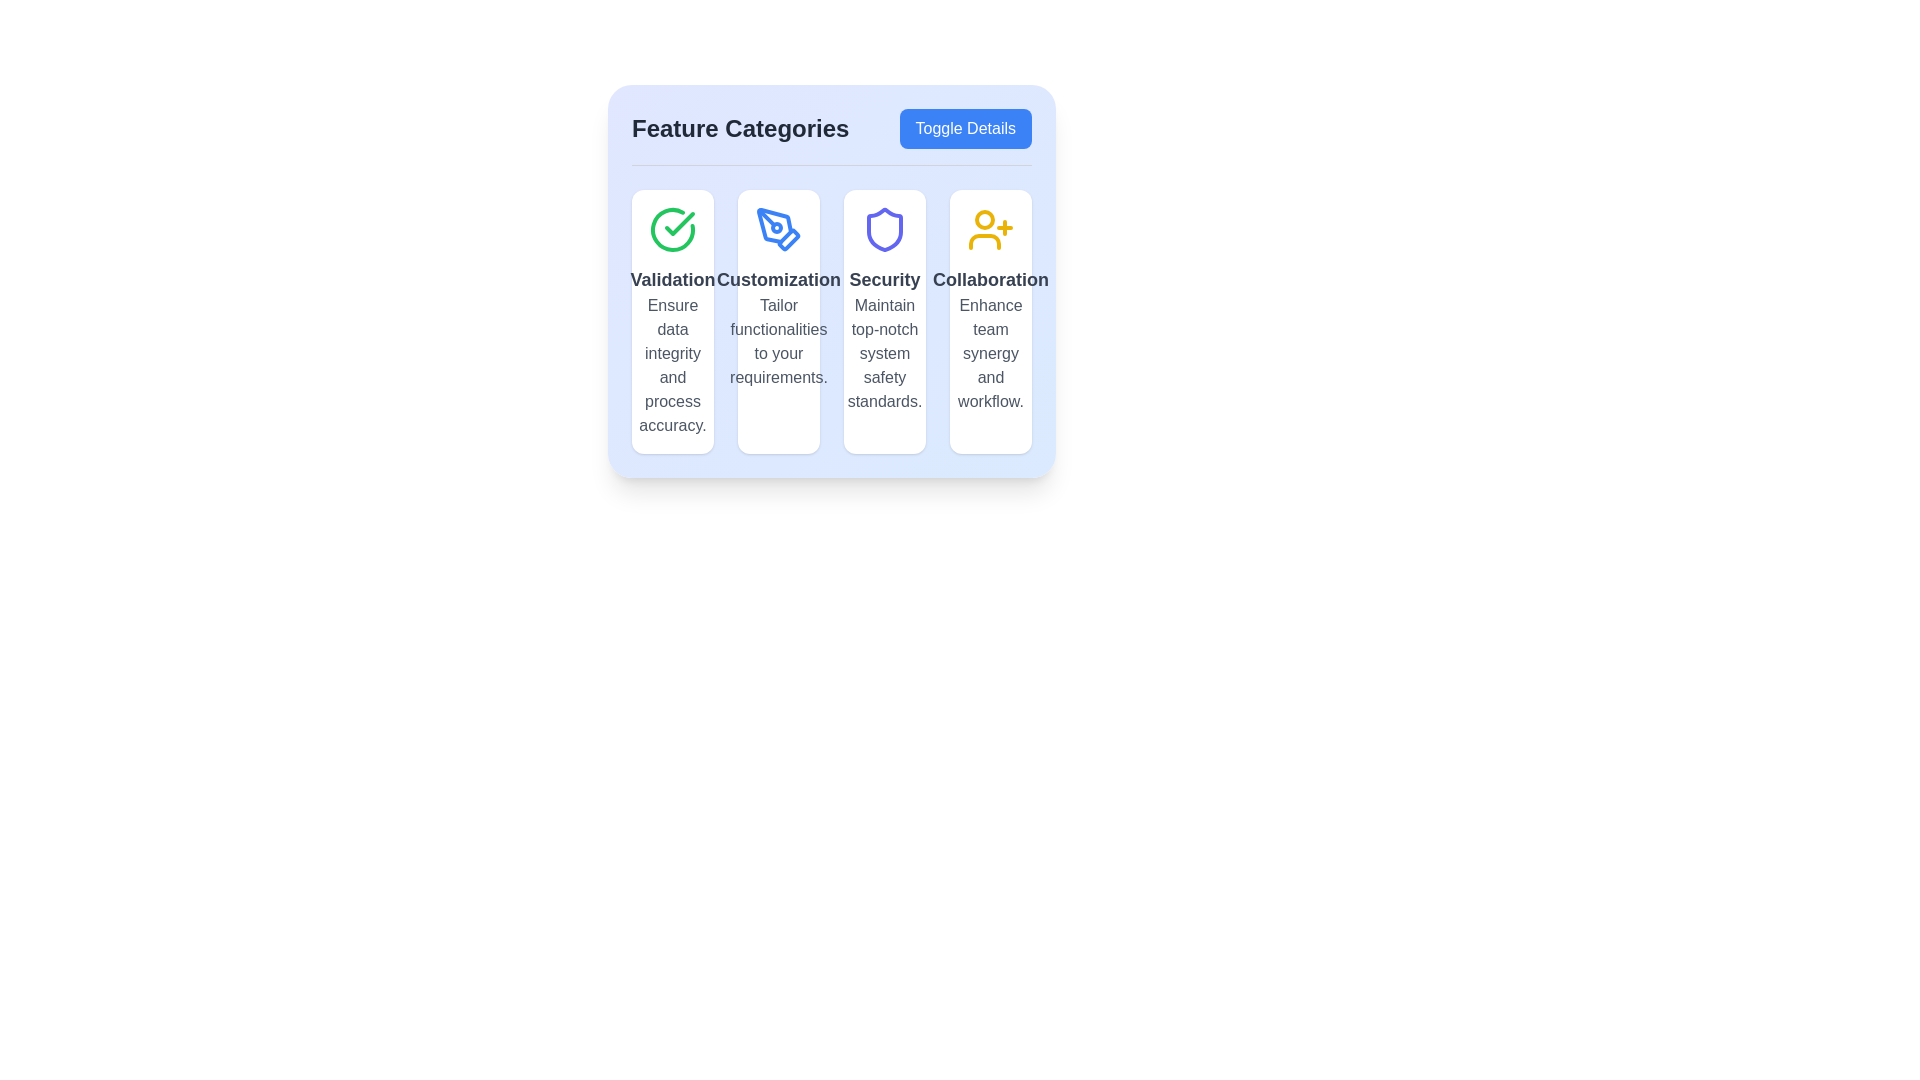 This screenshot has height=1080, width=1920. Describe the element at coordinates (672, 229) in the screenshot. I see `the validation success icon located in the top-left corner of the grid layout, above the 'Validation' text and adjacent to 'Customization', 'Security', and 'Collaboration'` at that location.